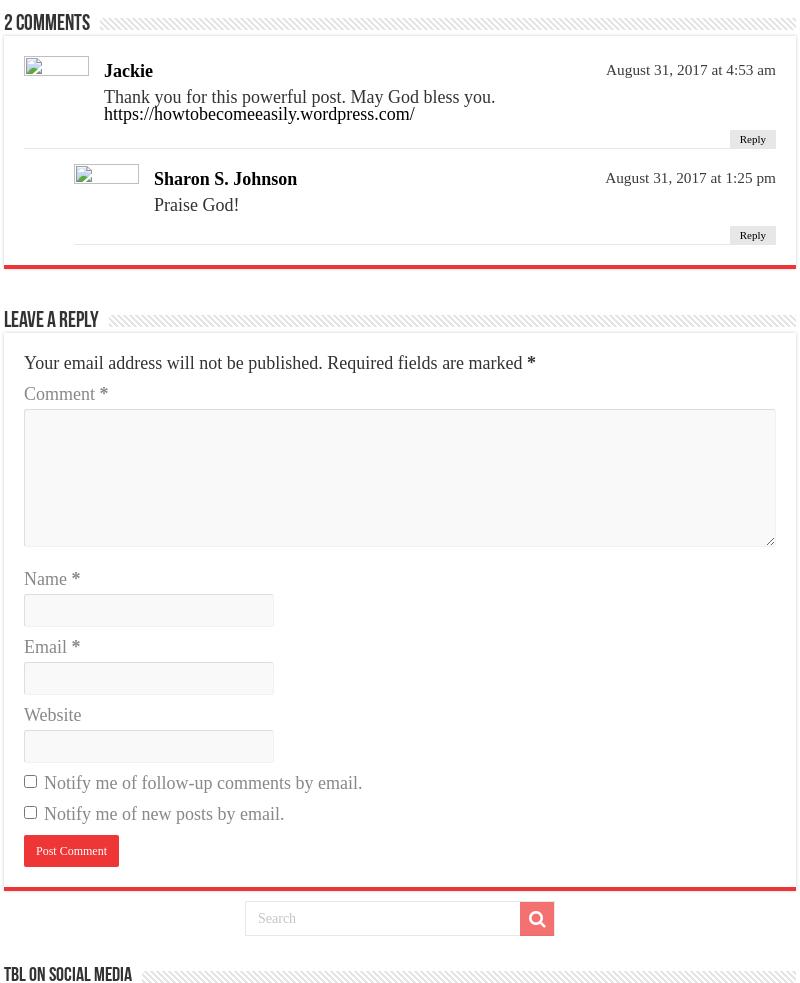 The height and width of the screenshot is (983, 800). I want to click on 'Comment', so click(60, 392).